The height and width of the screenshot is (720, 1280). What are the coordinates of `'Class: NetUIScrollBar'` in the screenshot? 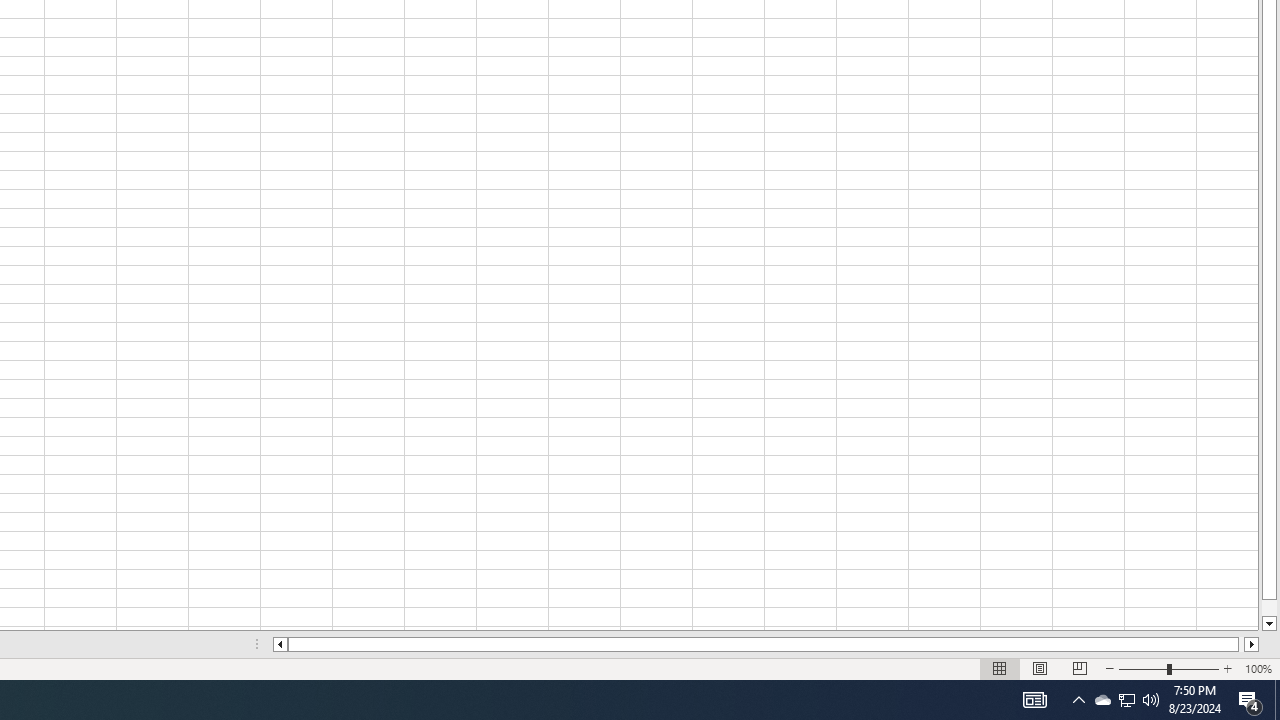 It's located at (765, 644).